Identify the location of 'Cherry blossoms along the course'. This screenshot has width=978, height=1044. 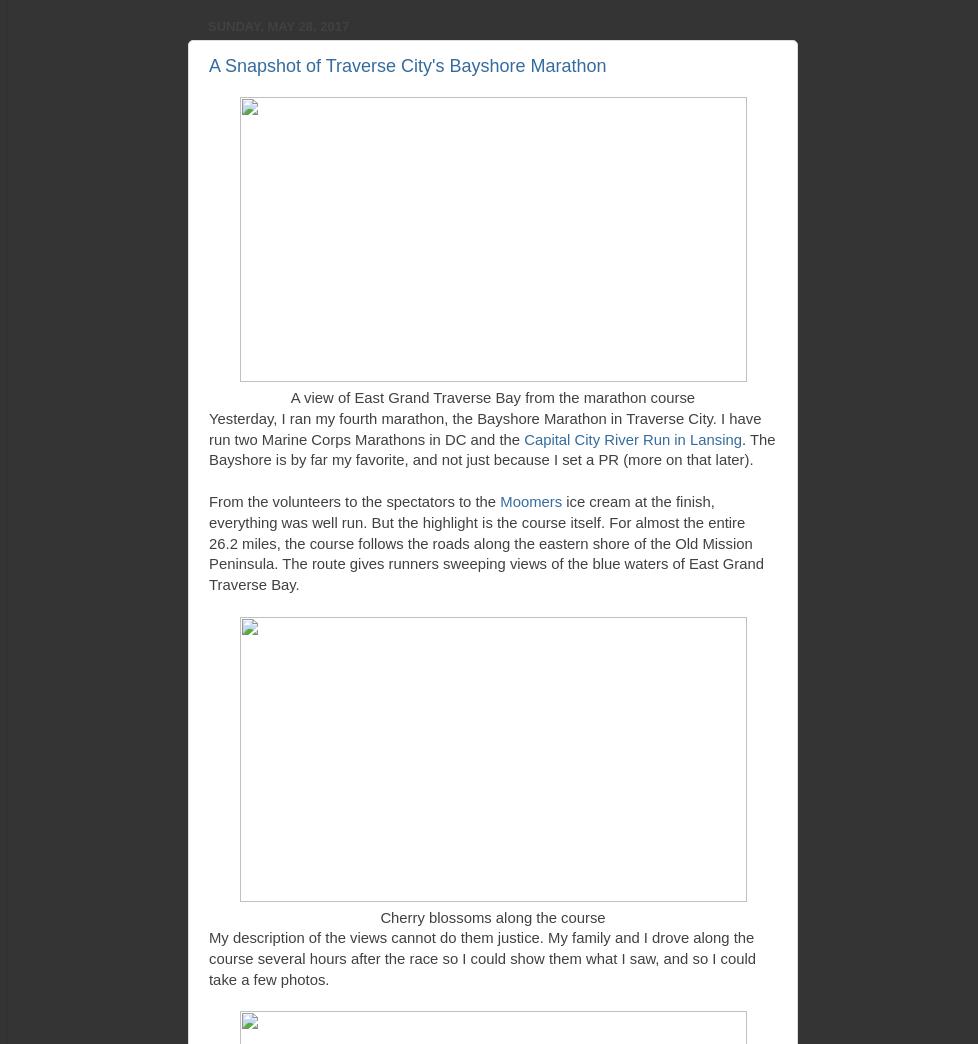
(492, 916).